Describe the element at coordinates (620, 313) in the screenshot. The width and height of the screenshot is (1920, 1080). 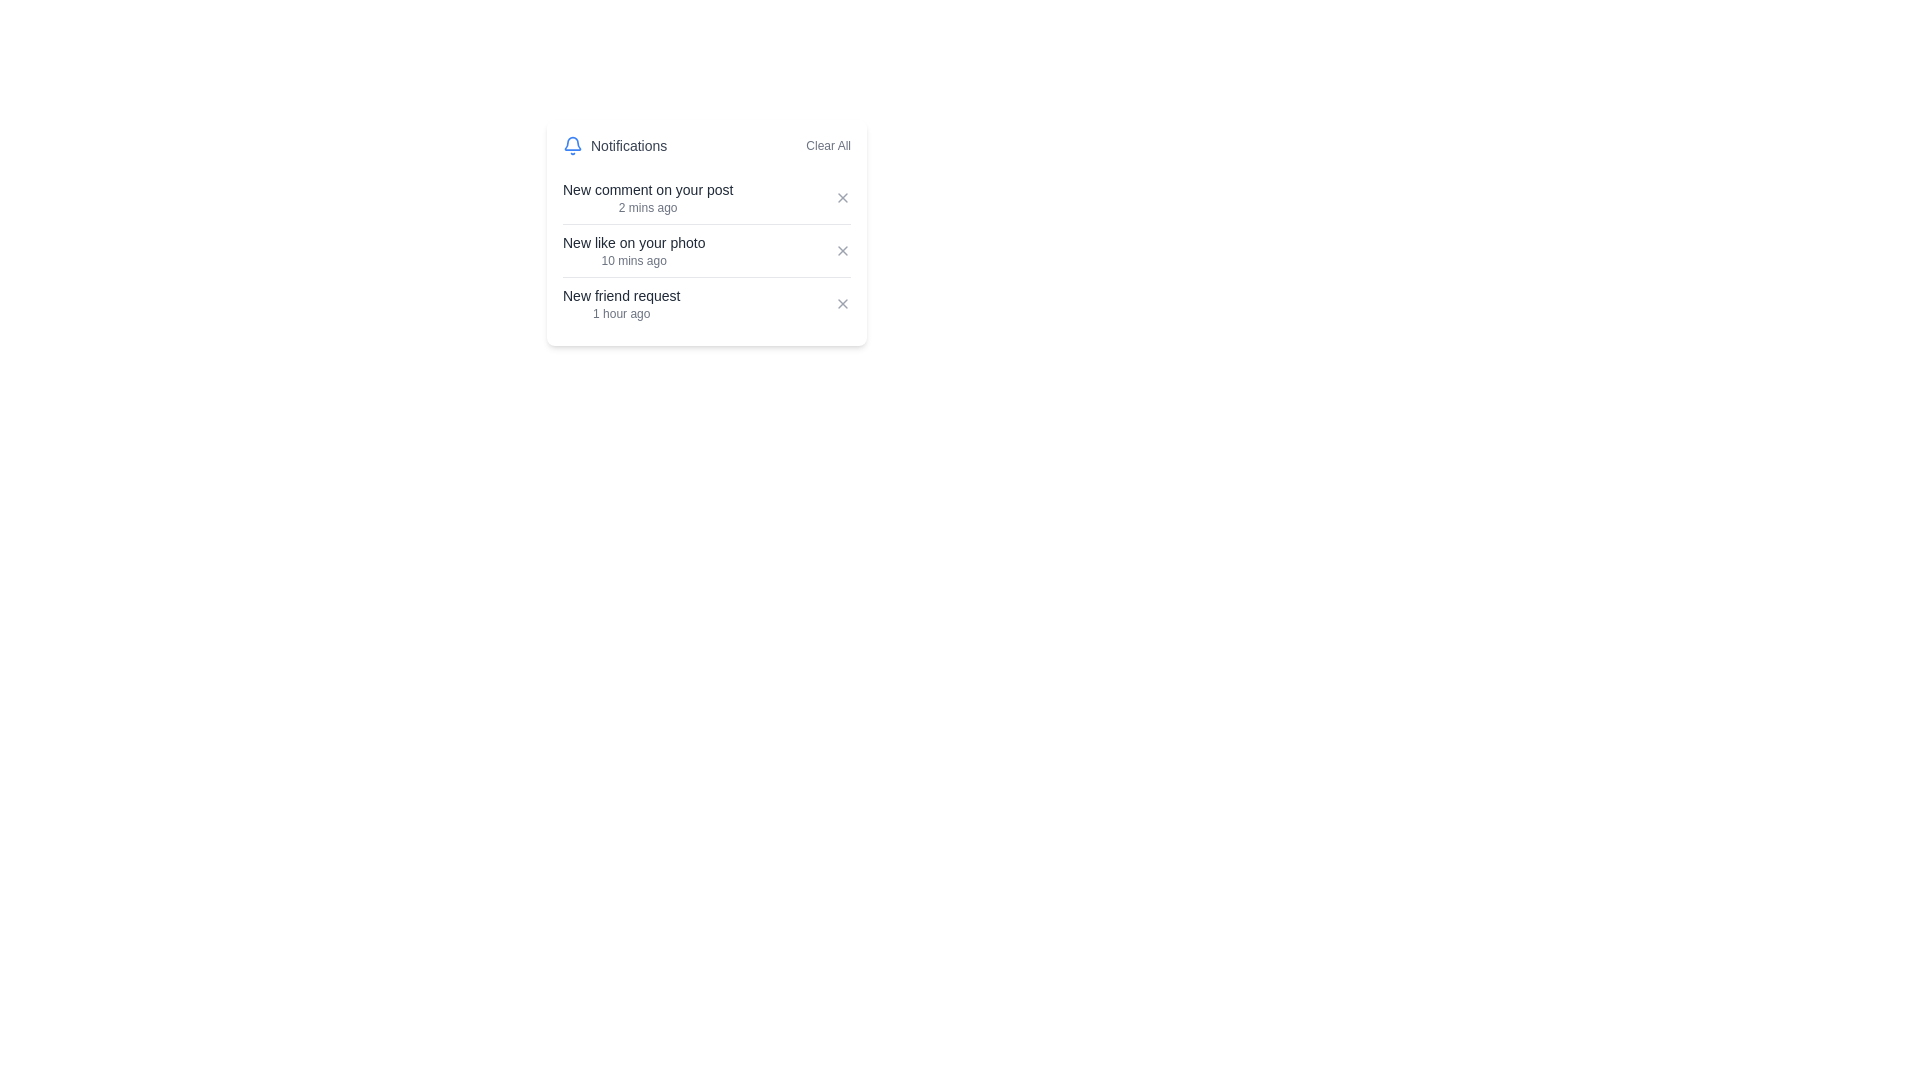
I see `the text label displaying '1 hour ago' located below 'New friend request' in the notification panel` at that location.